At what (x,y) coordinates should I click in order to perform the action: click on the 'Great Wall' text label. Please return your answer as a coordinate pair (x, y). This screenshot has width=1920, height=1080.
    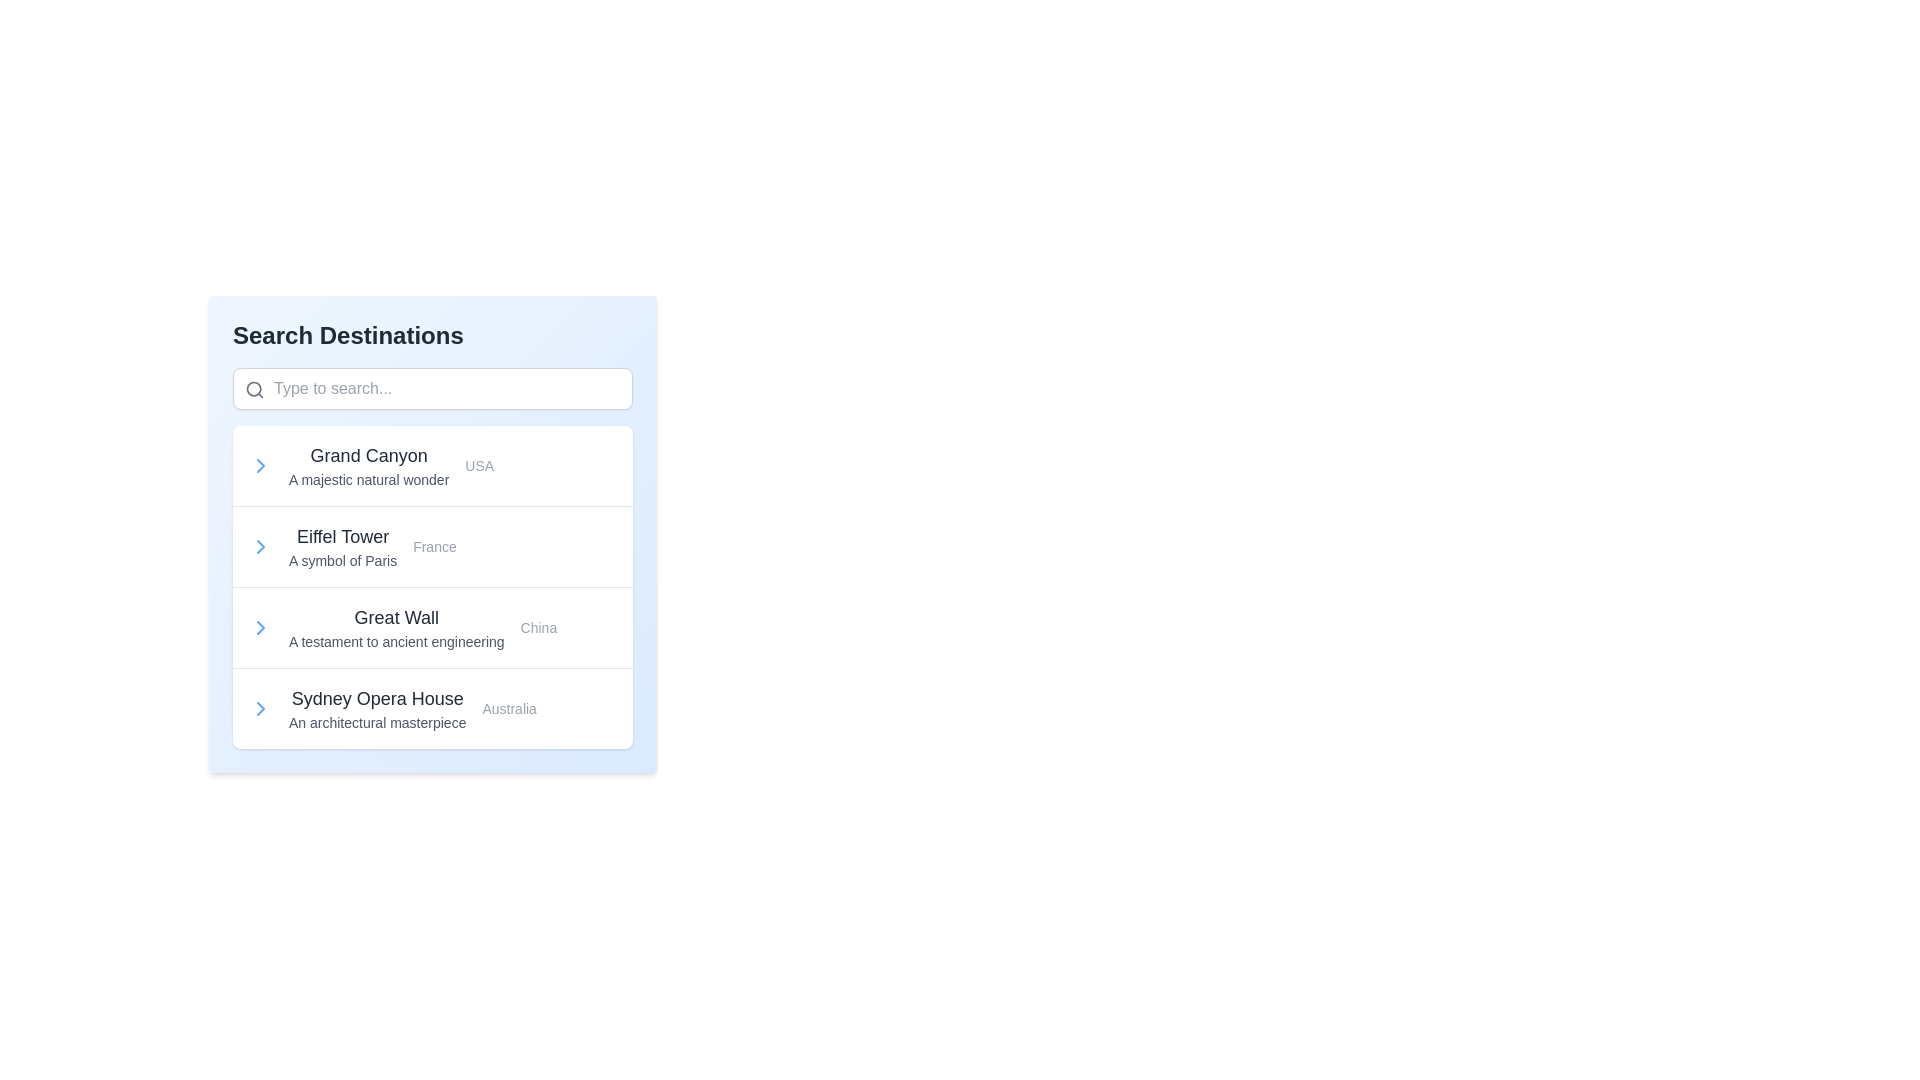
    Looking at the image, I should click on (396, 616).